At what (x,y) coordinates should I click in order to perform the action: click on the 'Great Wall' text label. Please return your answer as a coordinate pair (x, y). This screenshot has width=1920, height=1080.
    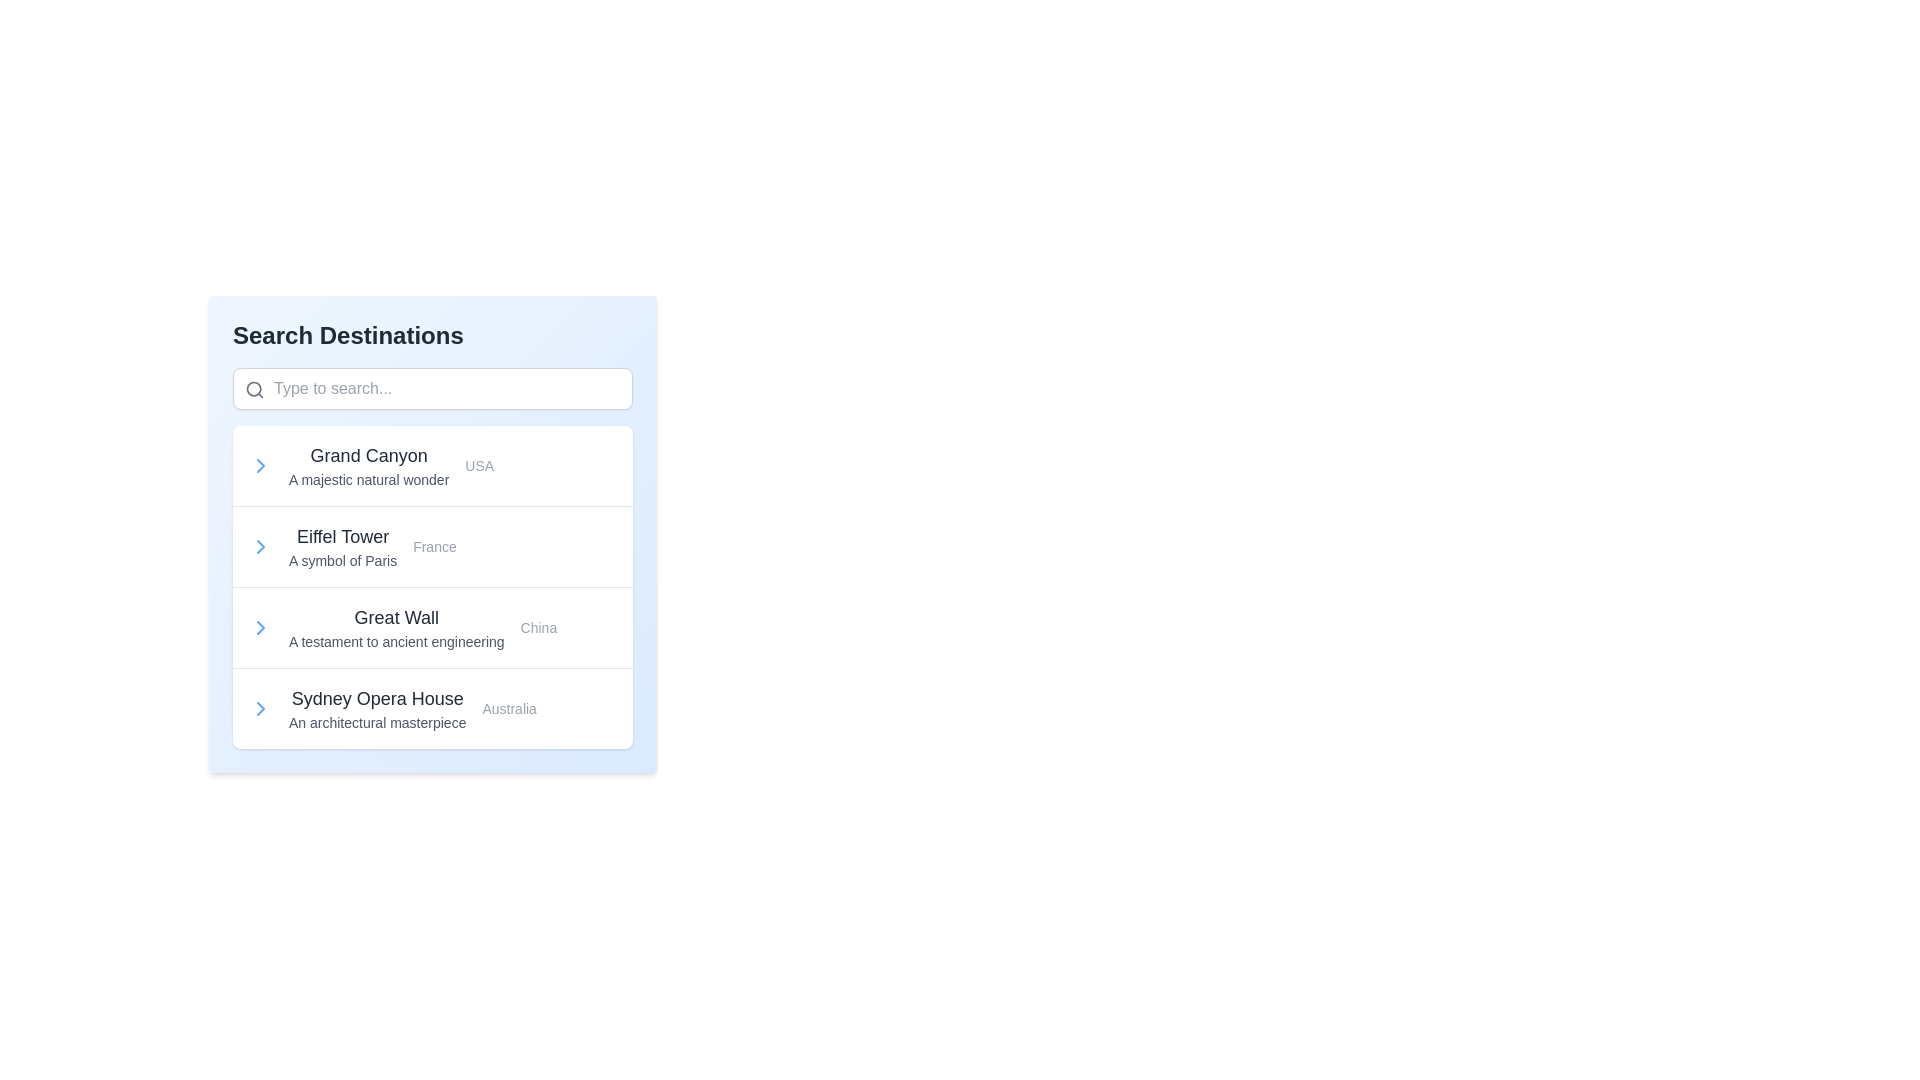
    Looking at the image, I should click on (396, 616).